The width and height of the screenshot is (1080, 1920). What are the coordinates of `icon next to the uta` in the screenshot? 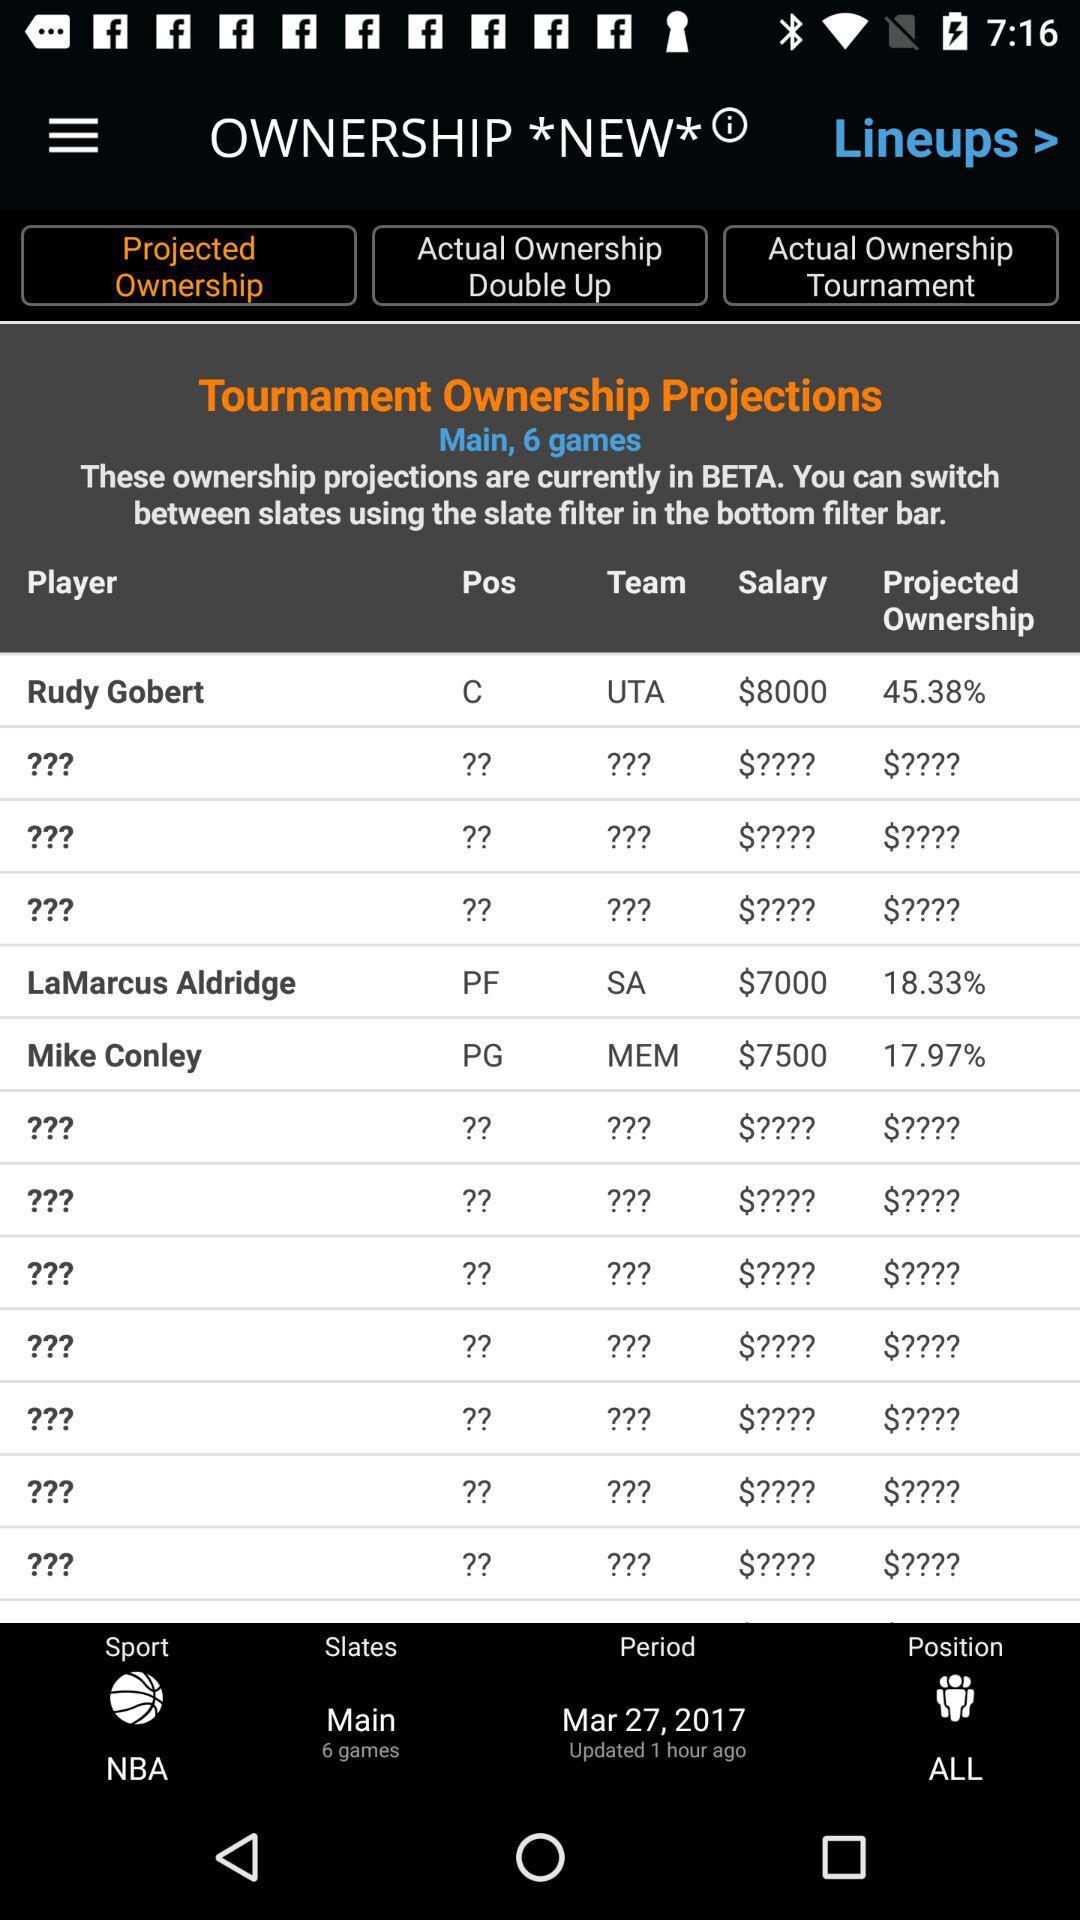 It's located at (795, 690).